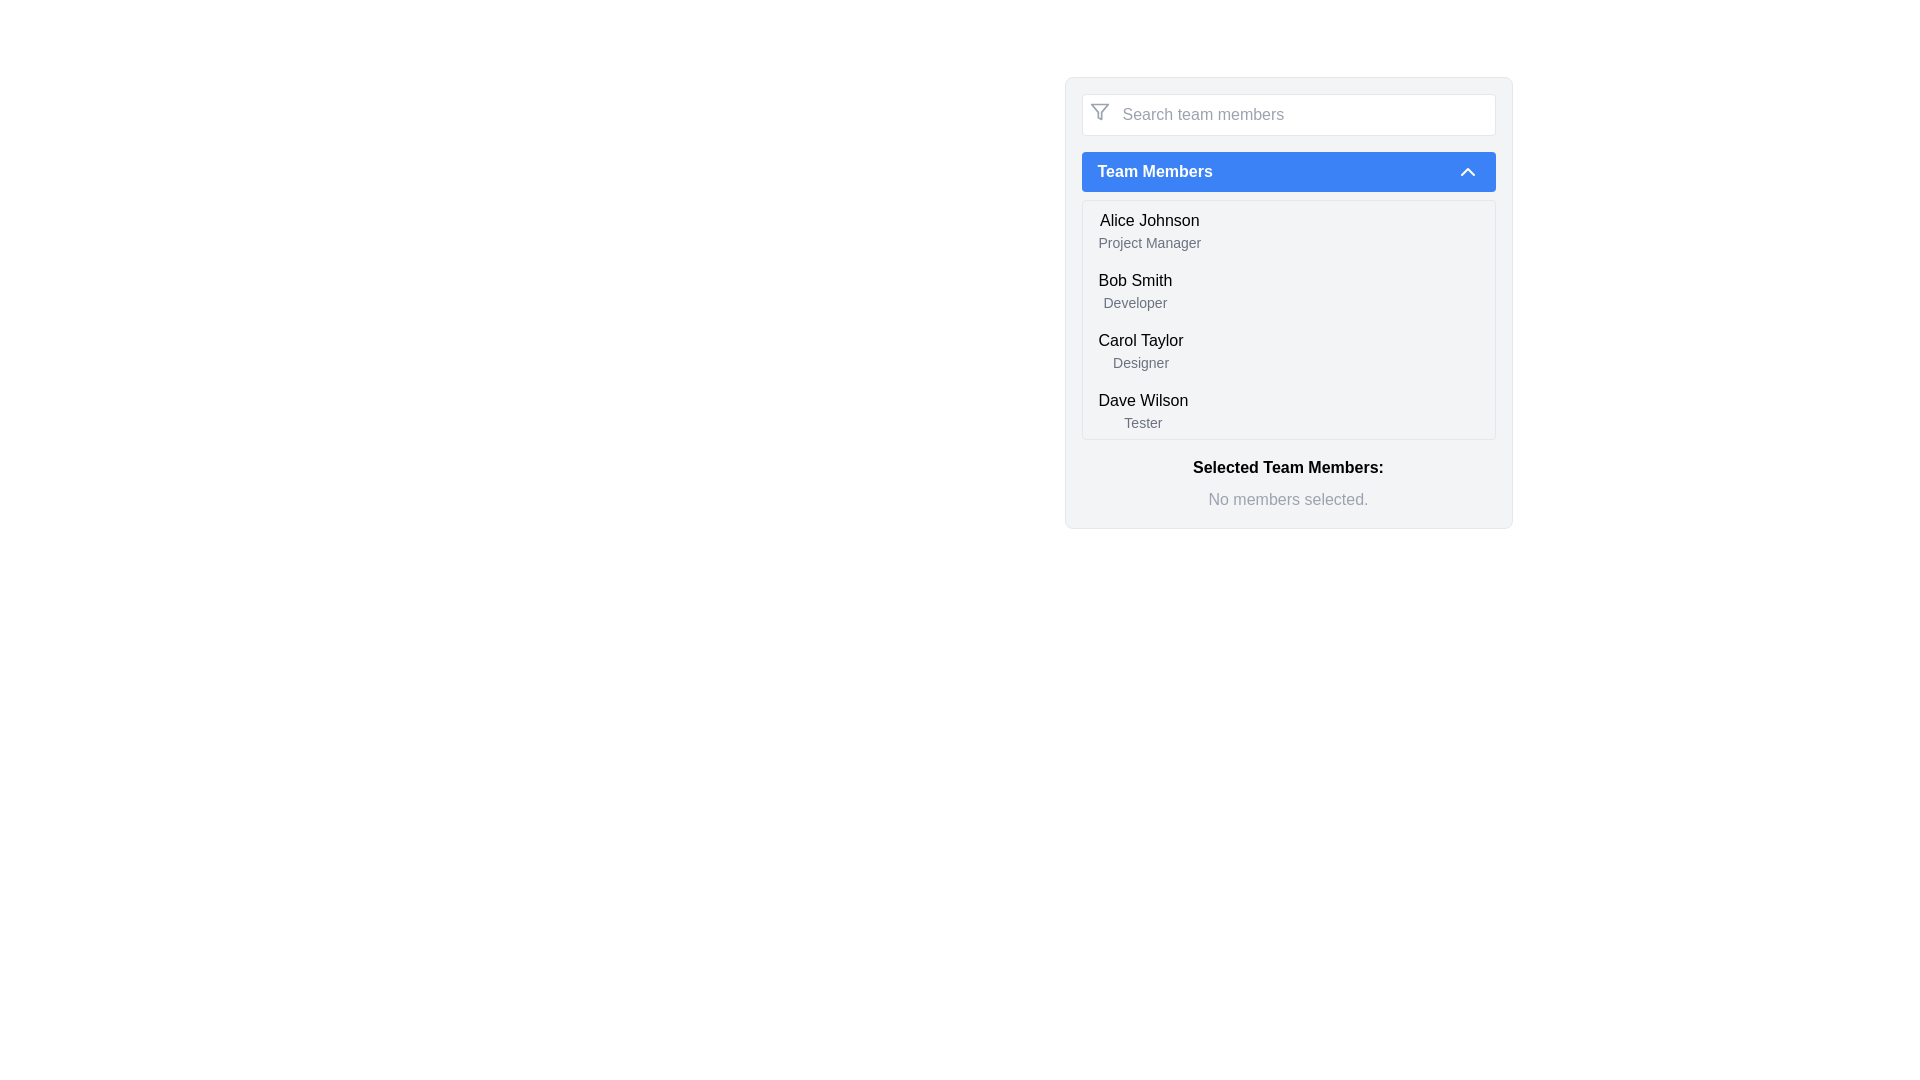  Describe the element at coordinates (1149, 230) in the screenshot. I see `the first list item` at that location.